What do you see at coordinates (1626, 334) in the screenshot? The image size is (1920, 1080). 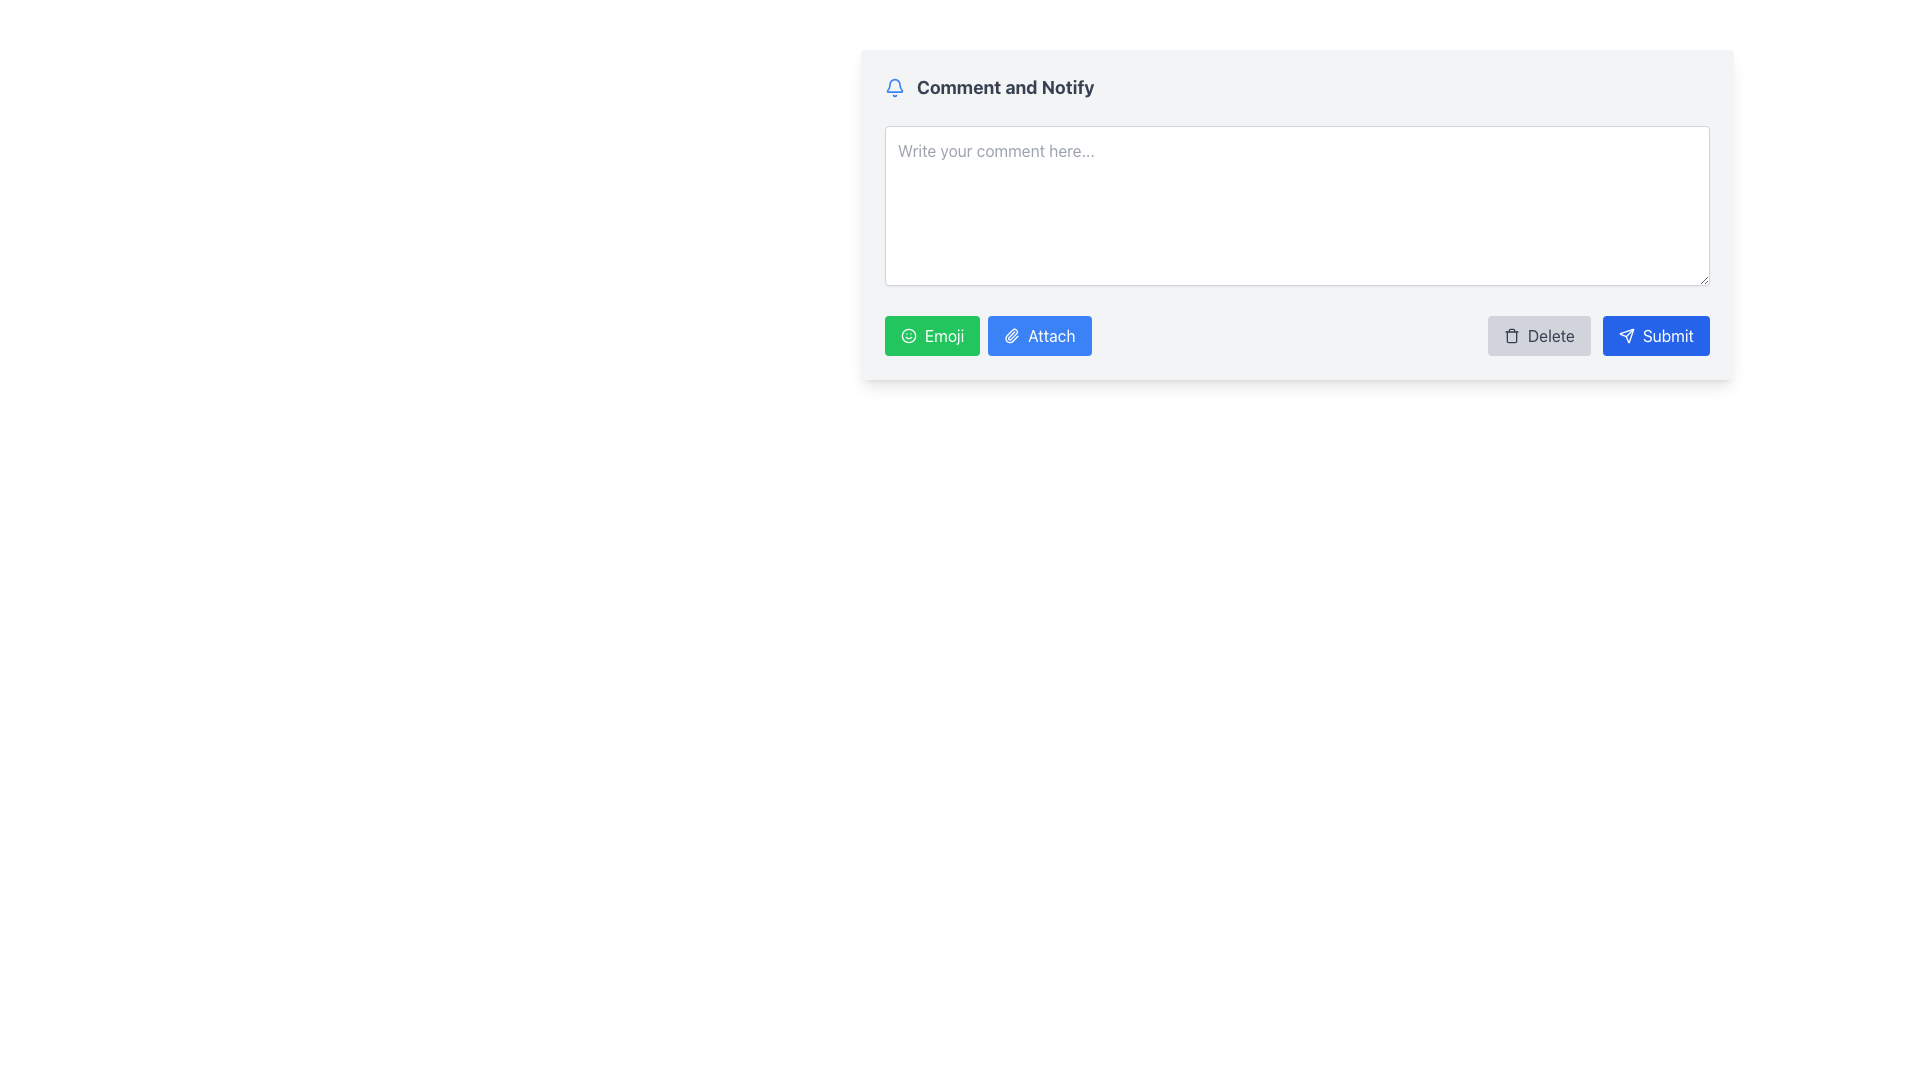 I see `the send icon depicted with a triangular arrow pointing to the top-right, which is located inside the blue 'Submit' button` at bounding box center [1626, 334].